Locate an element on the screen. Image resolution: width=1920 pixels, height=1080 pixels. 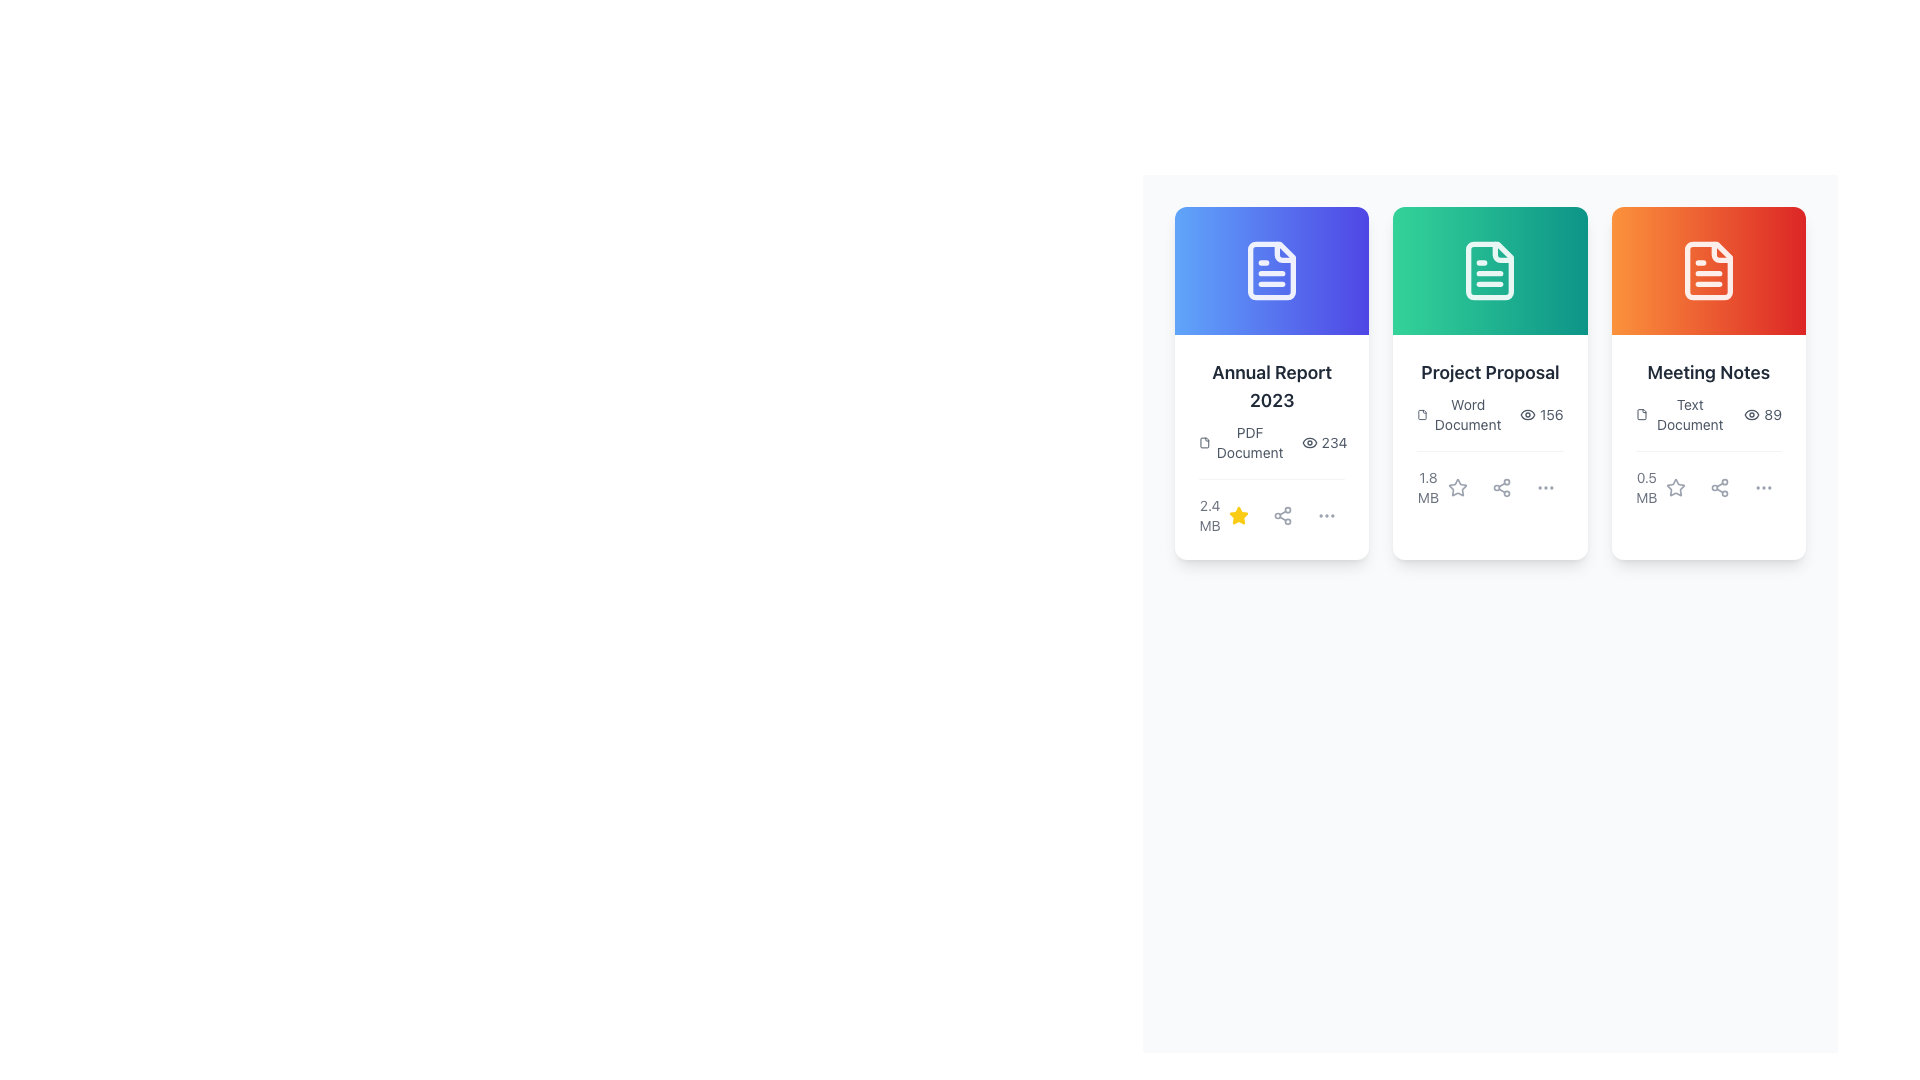
the document icon with a blue background and white lines in the top-left card titled 'Annual Report 2023' is located at coordinates (1271, 270).